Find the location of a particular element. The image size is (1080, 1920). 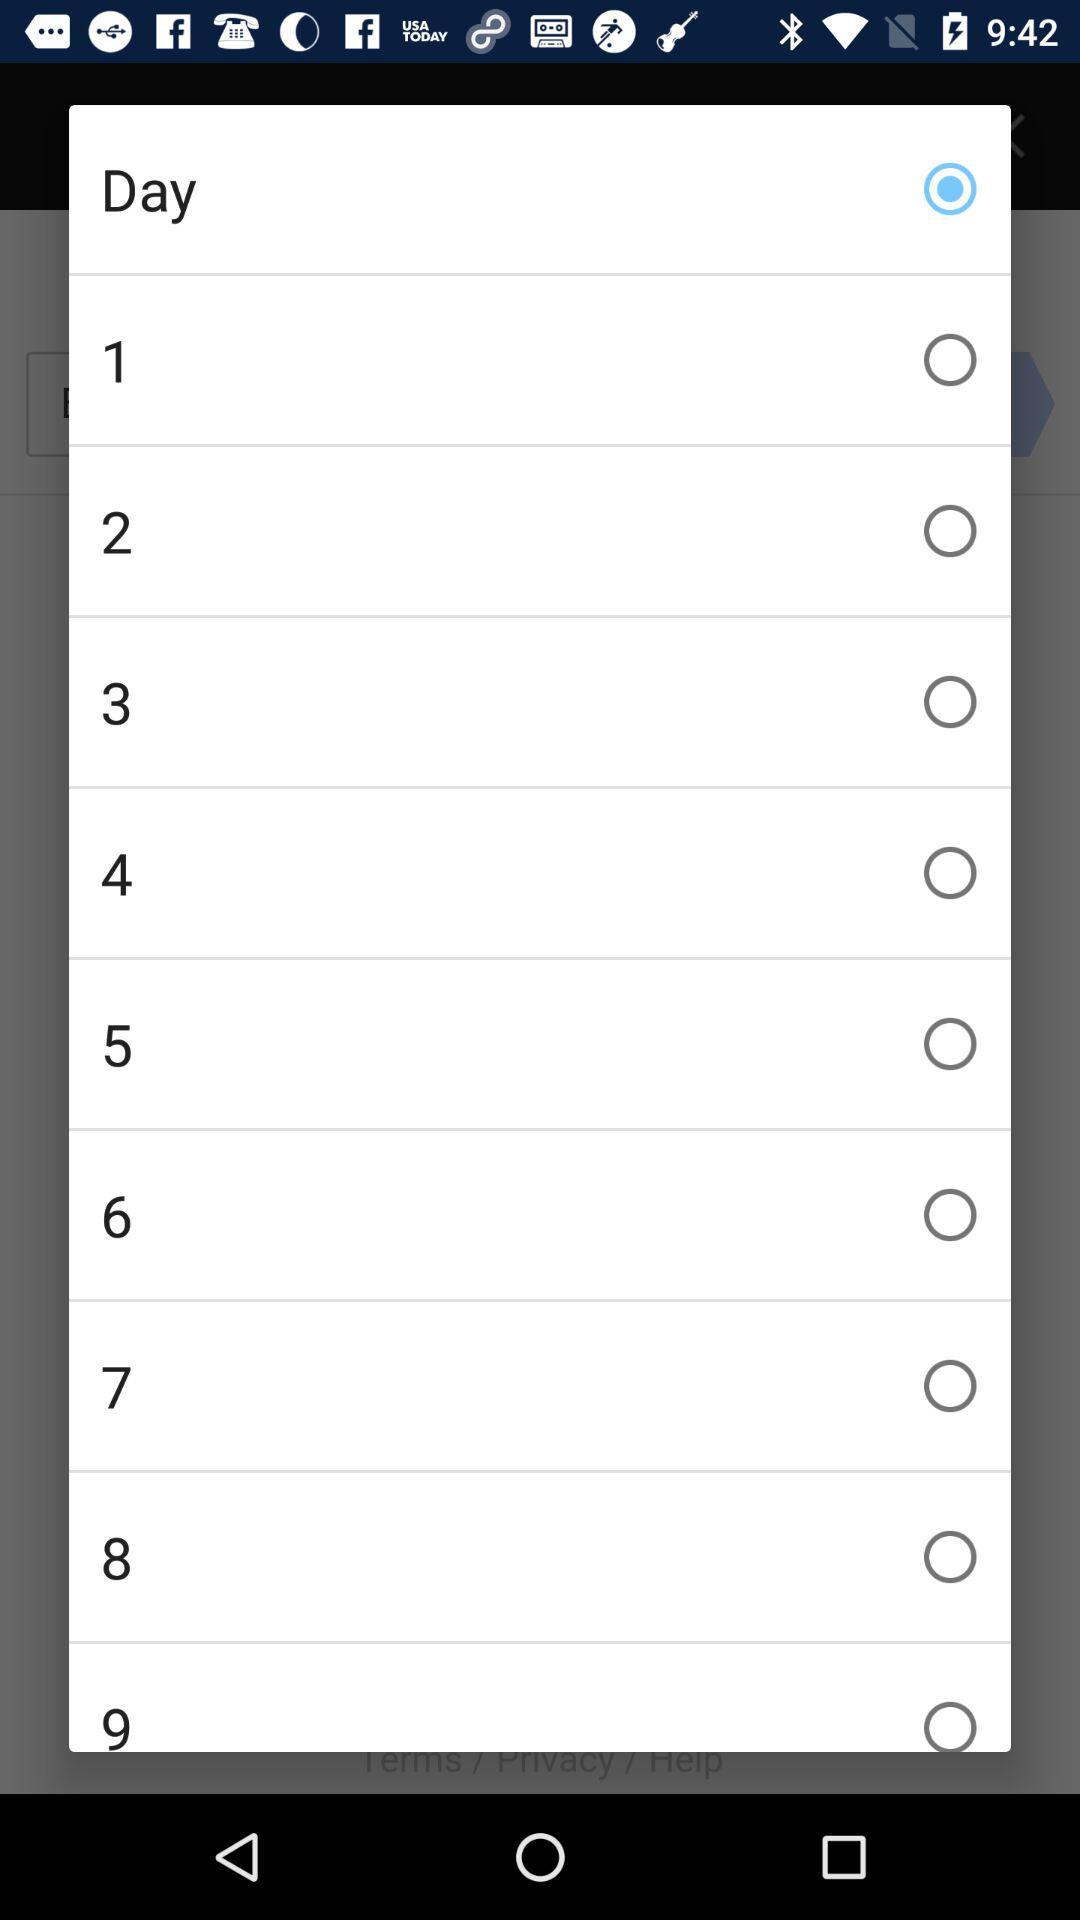

the 3 is located at coordinates (540, 701).